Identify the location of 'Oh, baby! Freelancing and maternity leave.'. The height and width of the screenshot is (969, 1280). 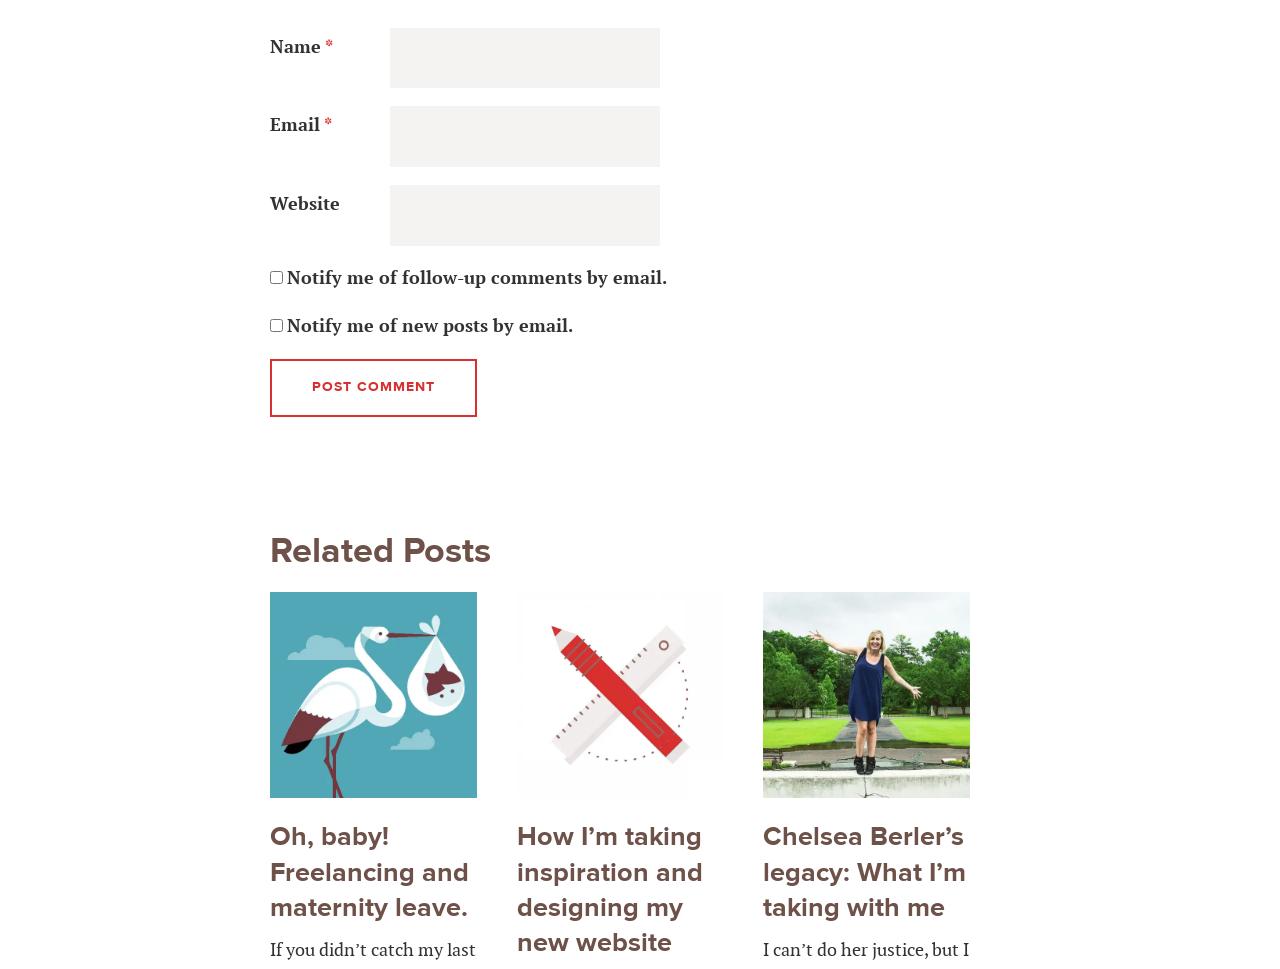
(369, 871).